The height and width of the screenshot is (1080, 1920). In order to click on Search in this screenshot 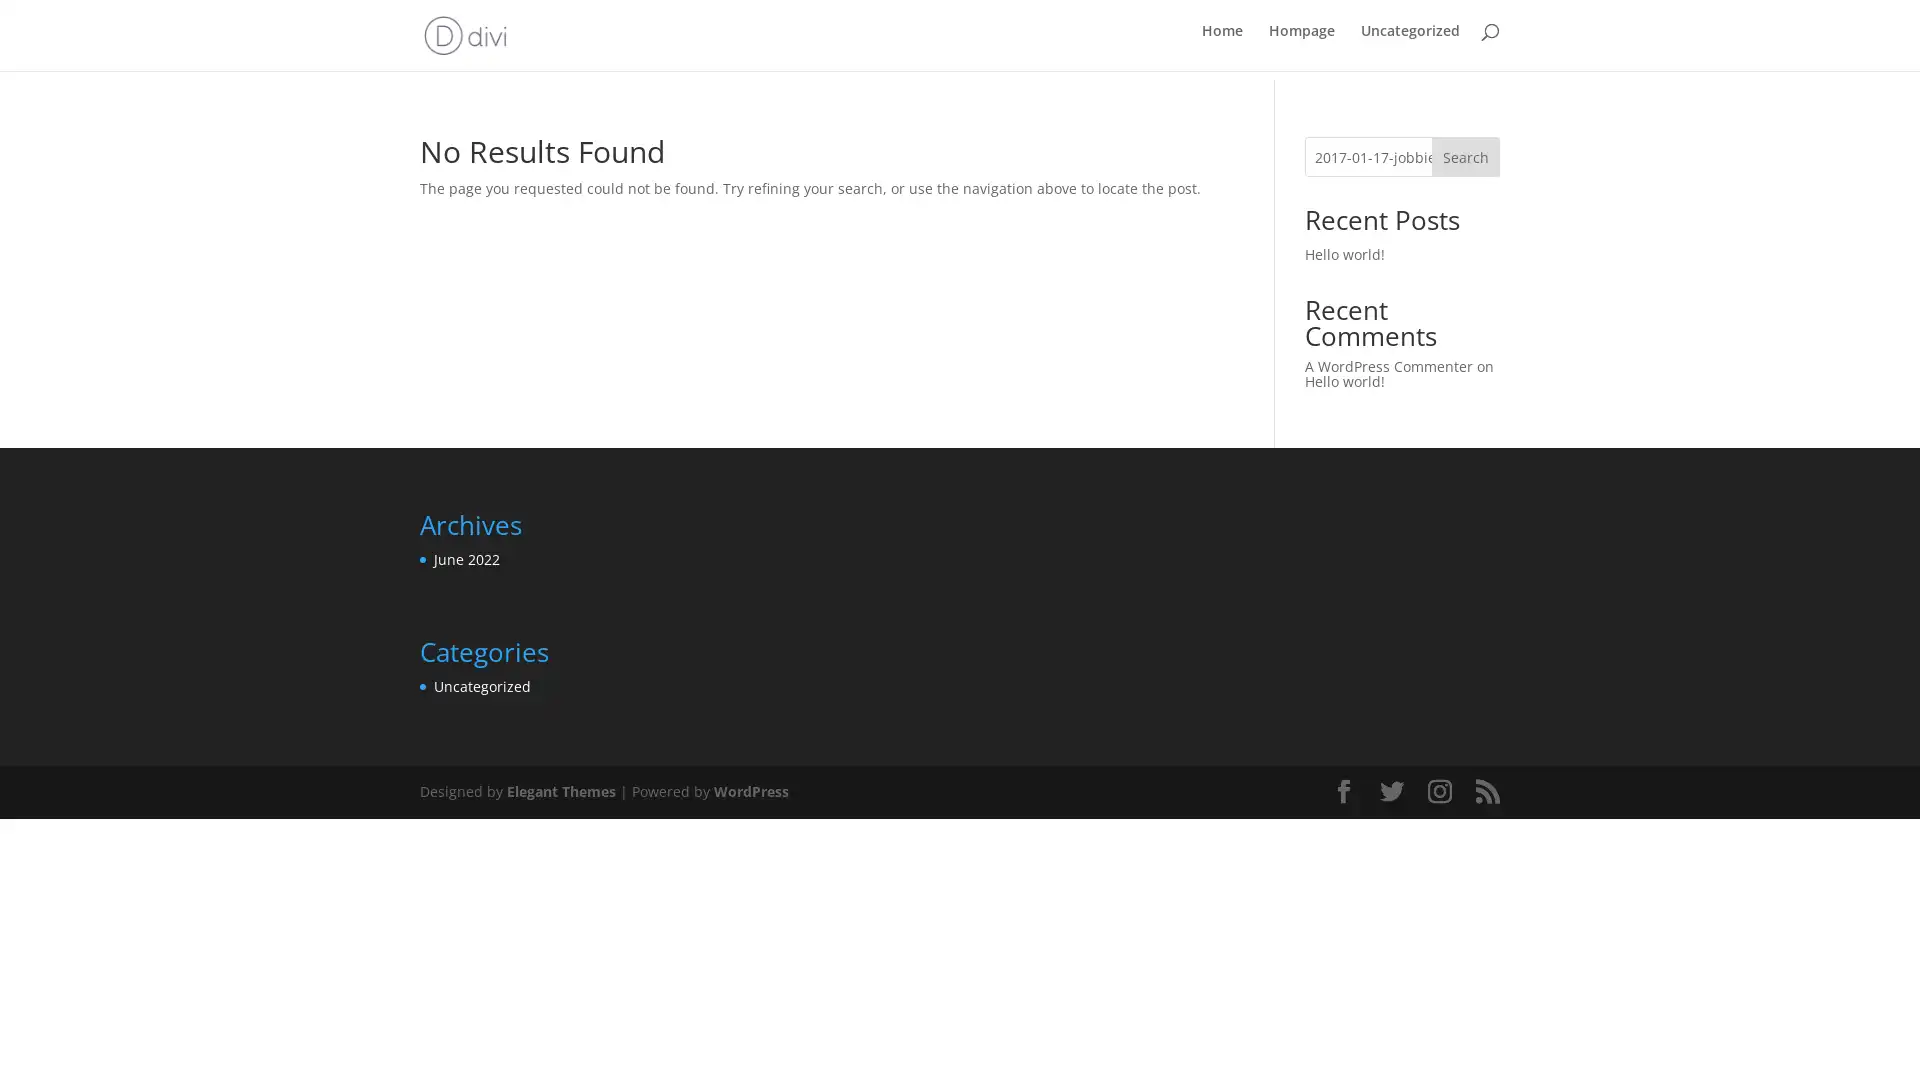, I will do `click(1465, 150)`.